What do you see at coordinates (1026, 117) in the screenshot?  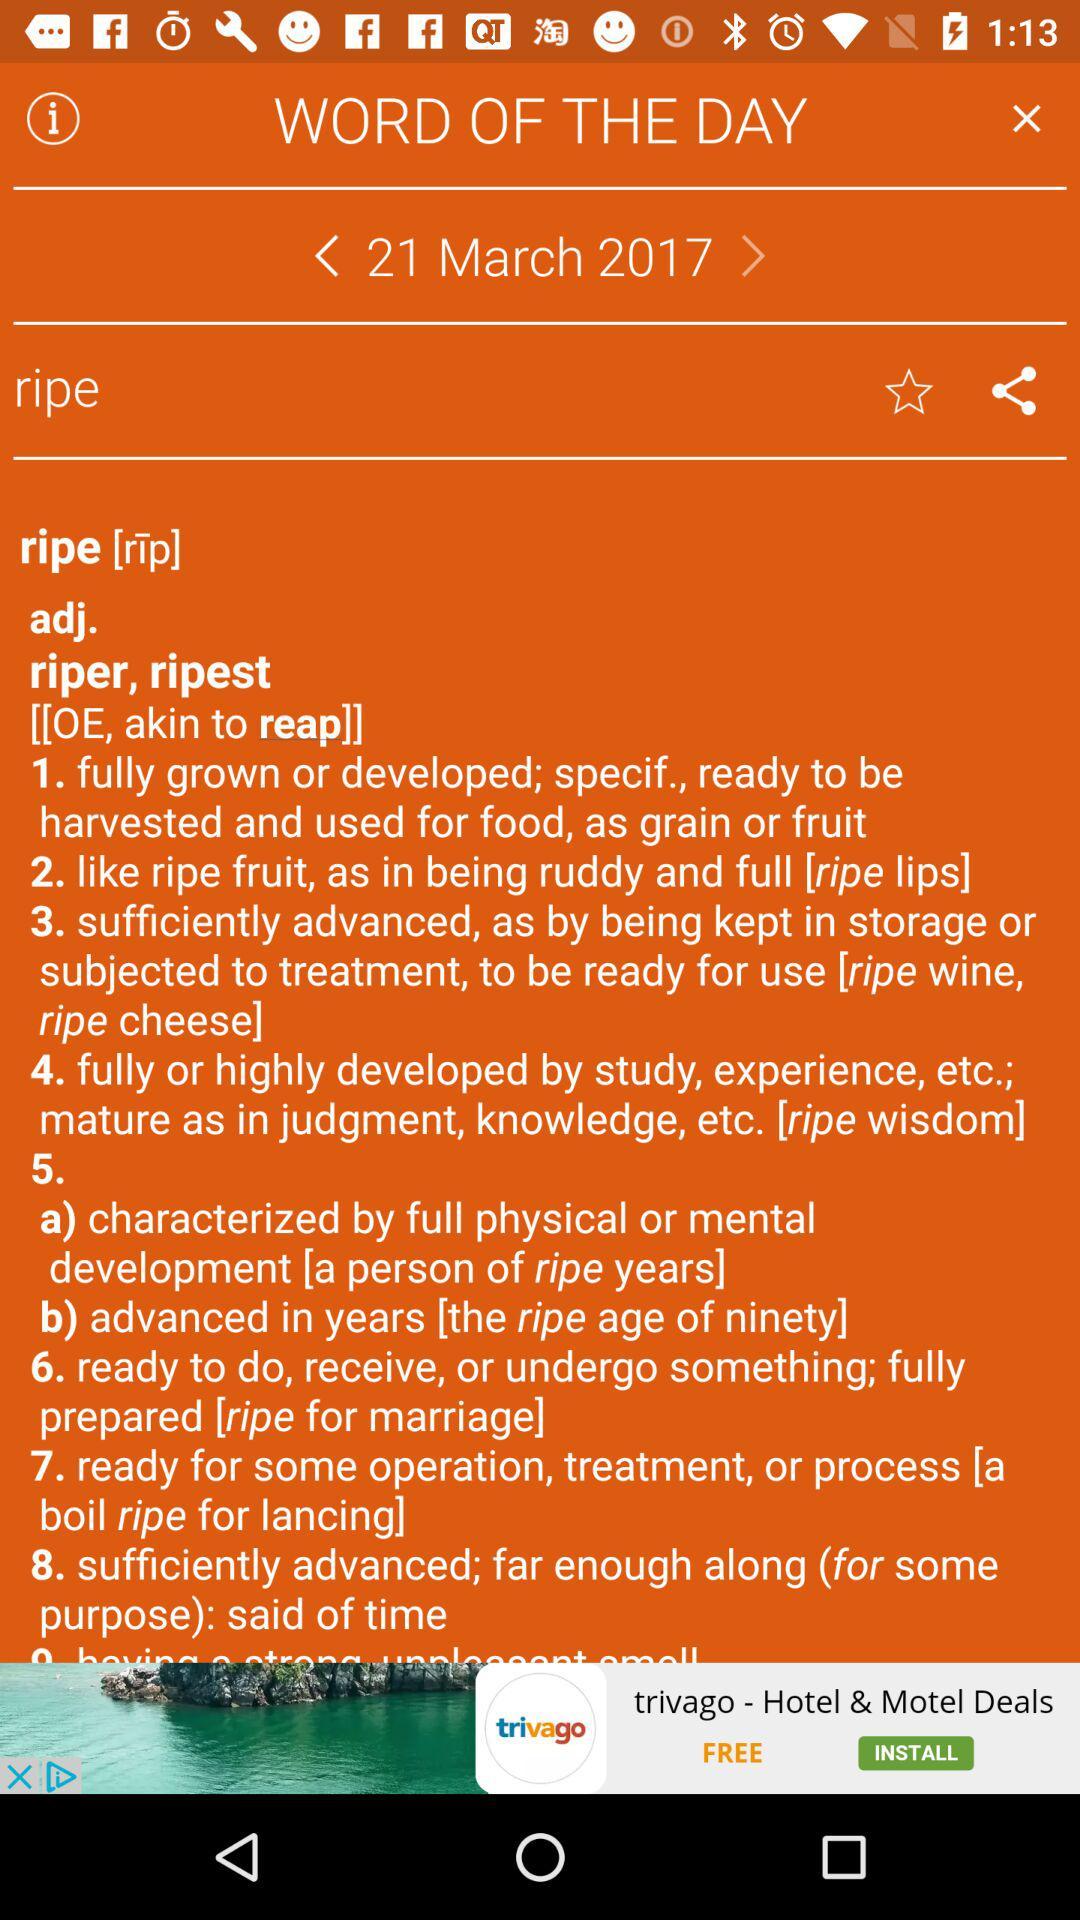 I see `button` at bounding box center [1026, 117].